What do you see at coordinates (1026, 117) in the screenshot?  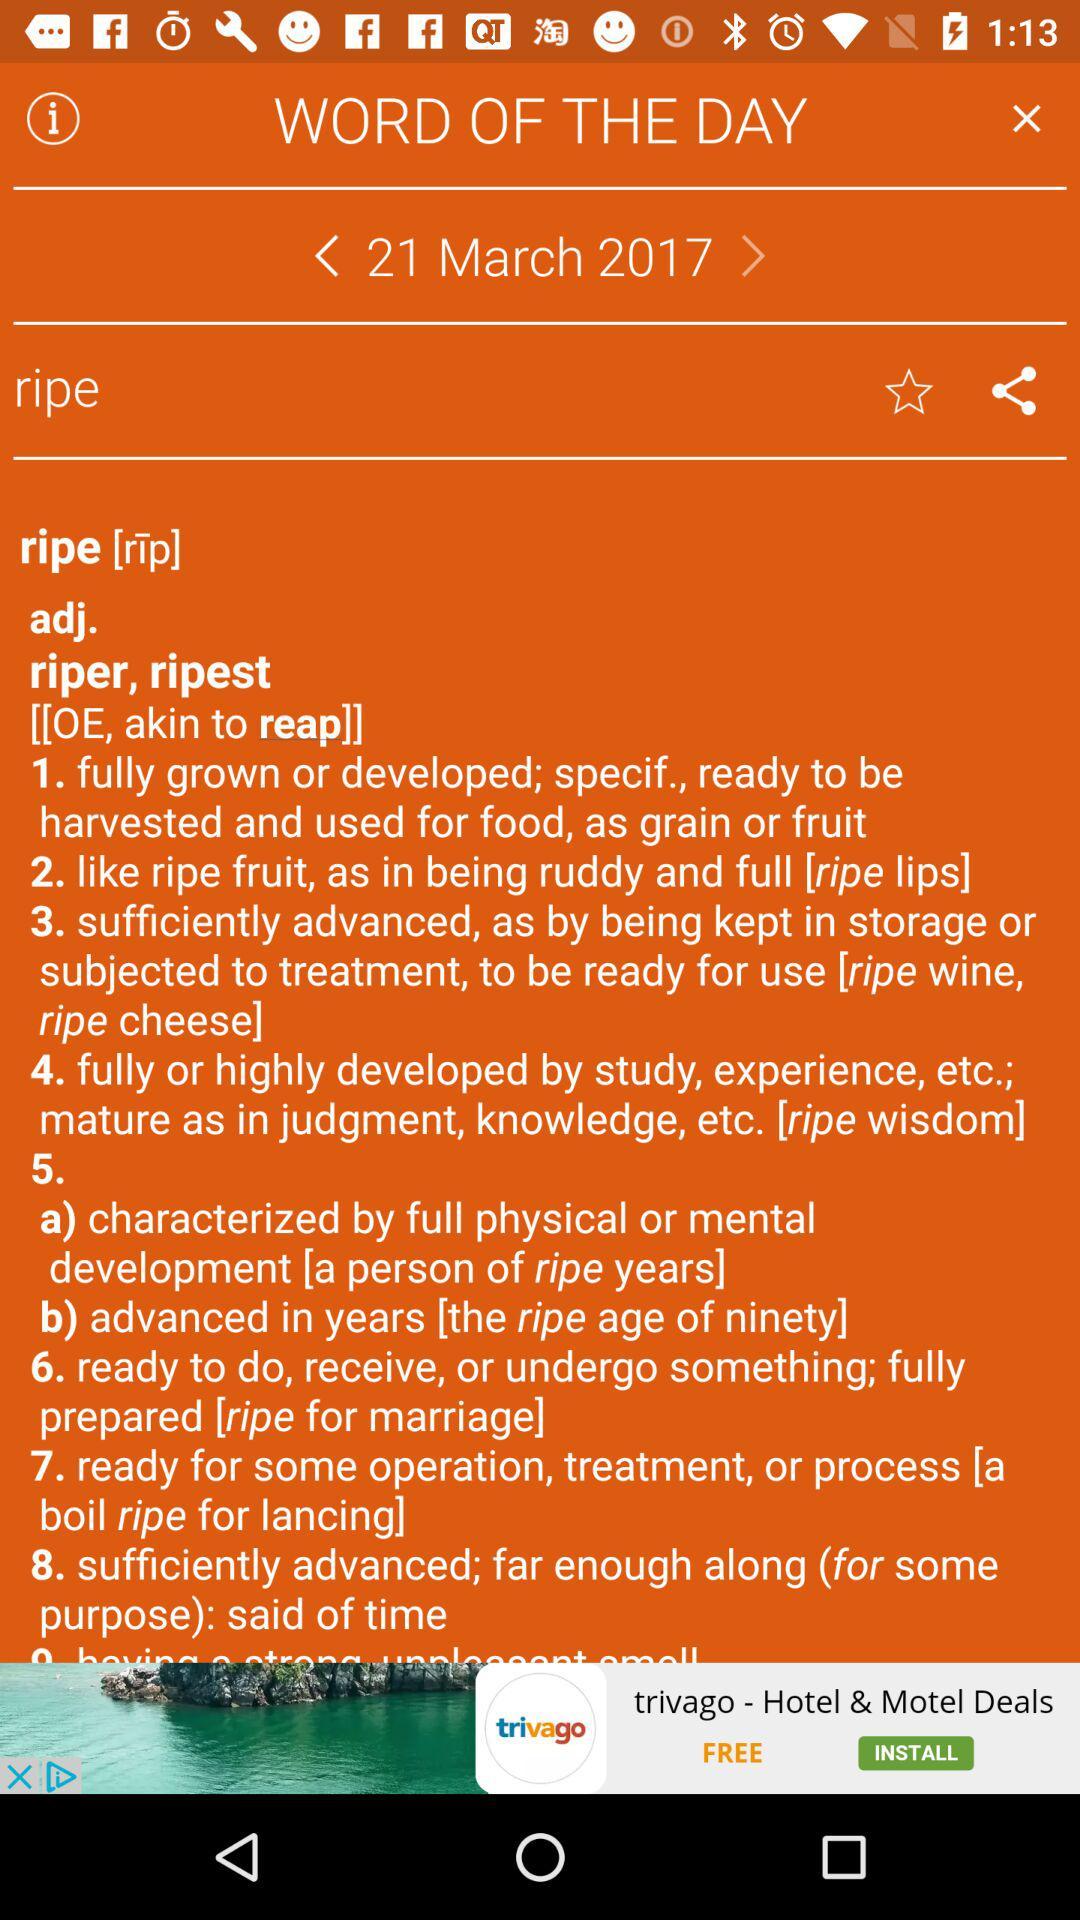 I see `button` at bounding box center [1026, 117].